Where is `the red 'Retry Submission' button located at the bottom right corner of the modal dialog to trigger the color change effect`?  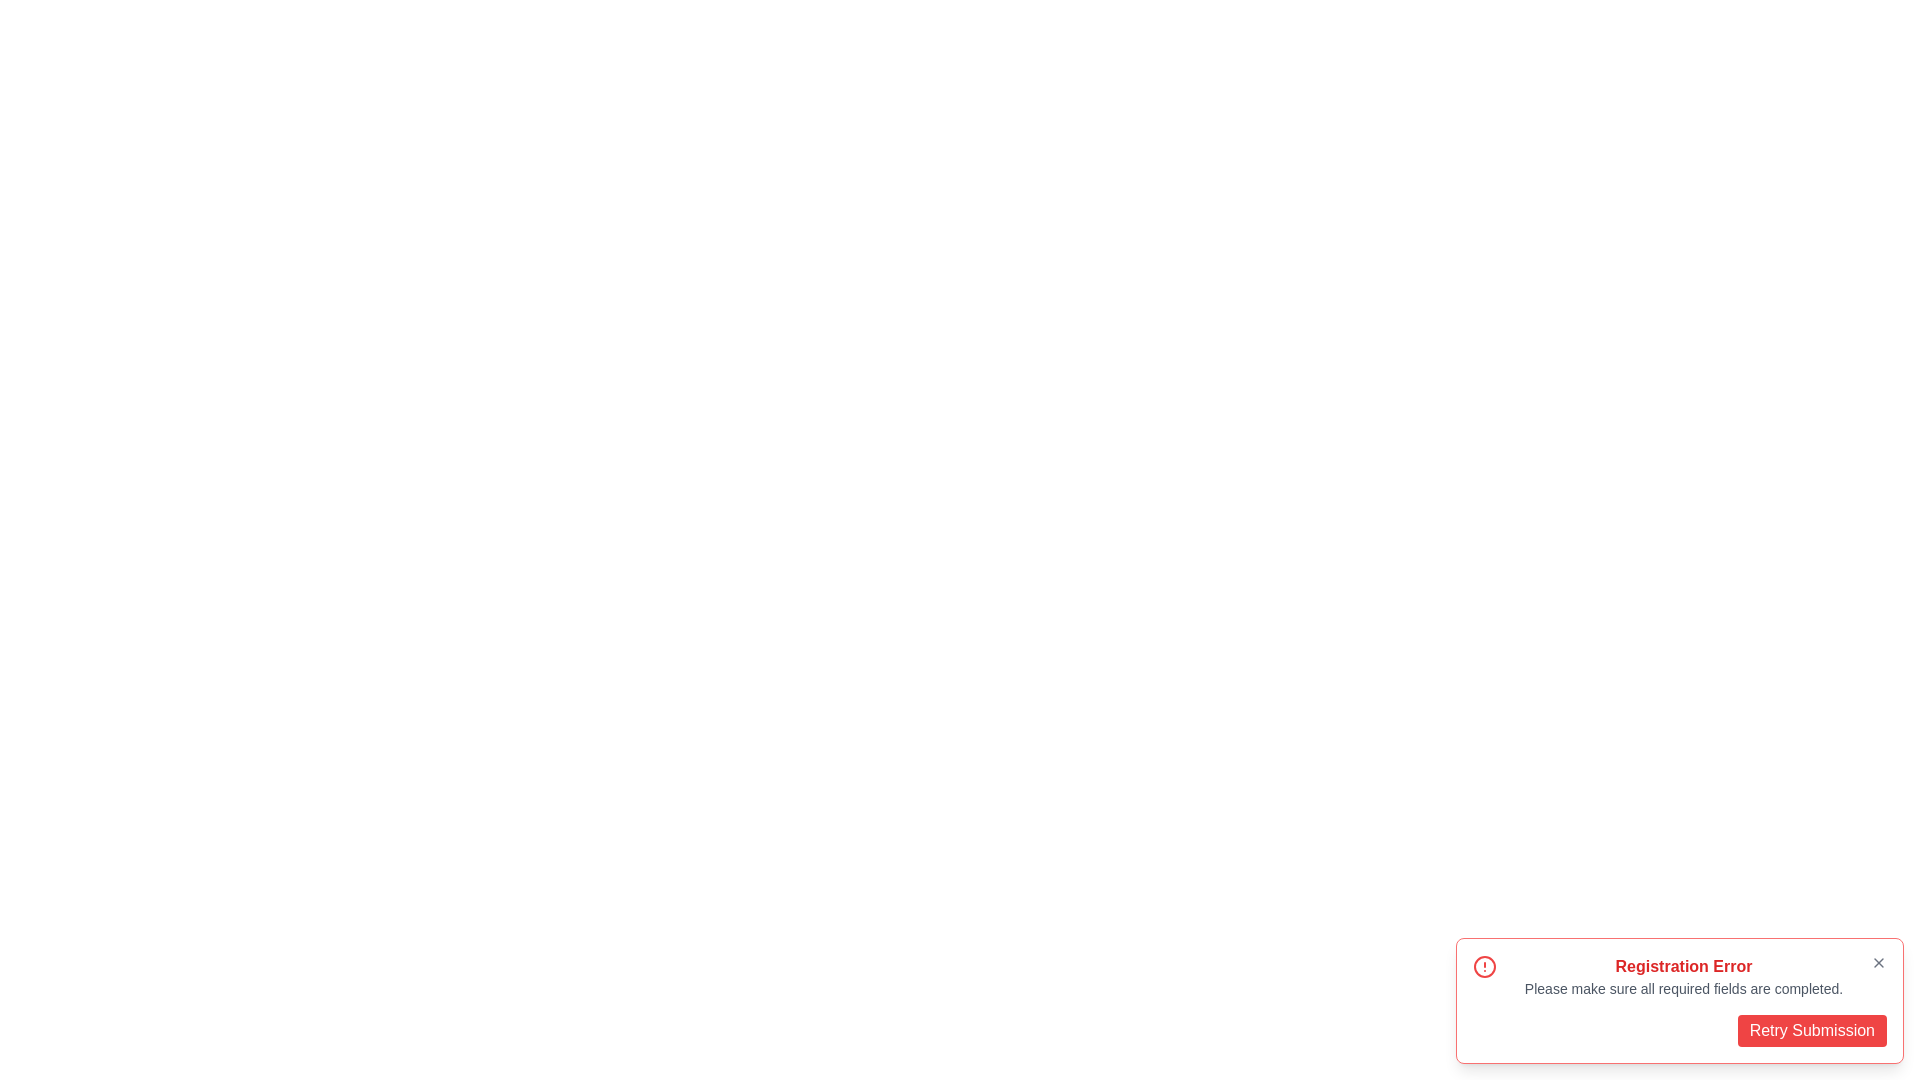 the red 'Retry Submission' button located at the bottom right corner of the modal dialog to trigger the color change effect is located at coordinates (1812, 1030).